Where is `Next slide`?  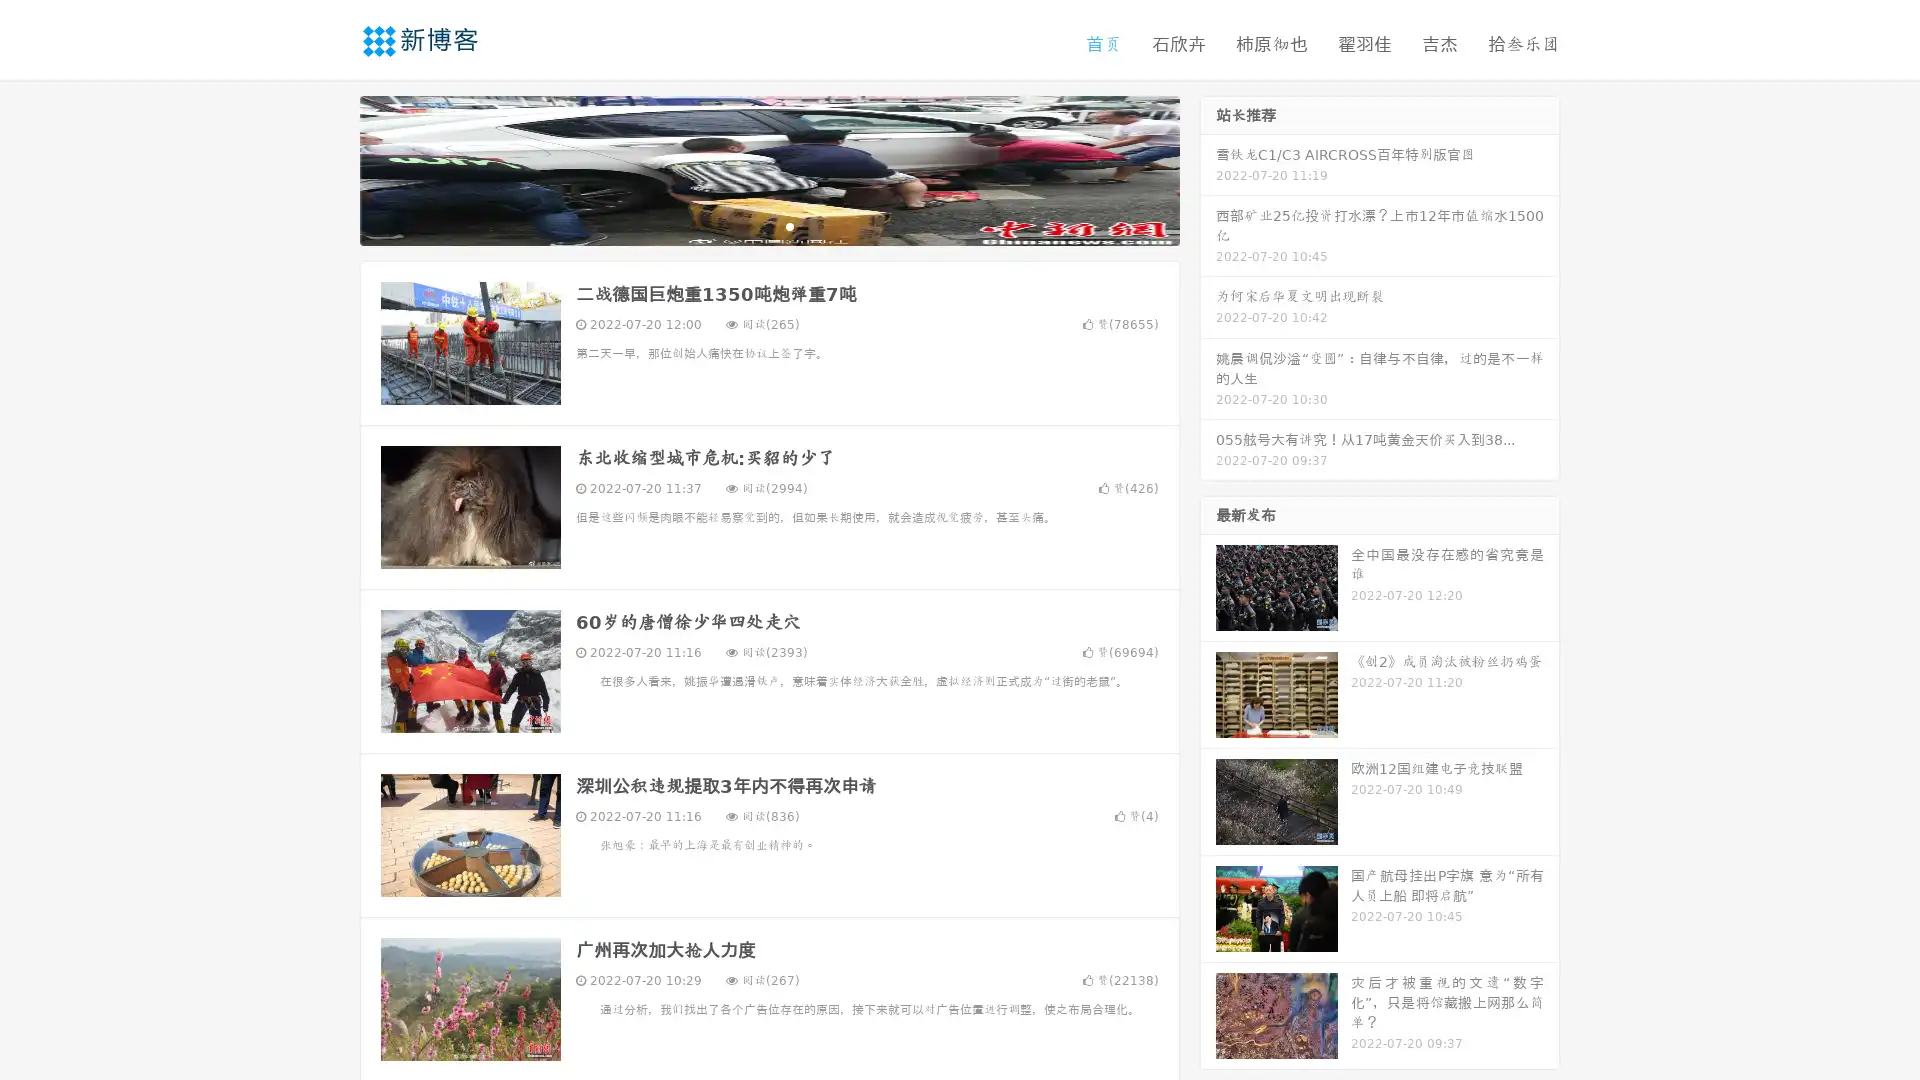 Next slide is located at coordinates (1208, 168).